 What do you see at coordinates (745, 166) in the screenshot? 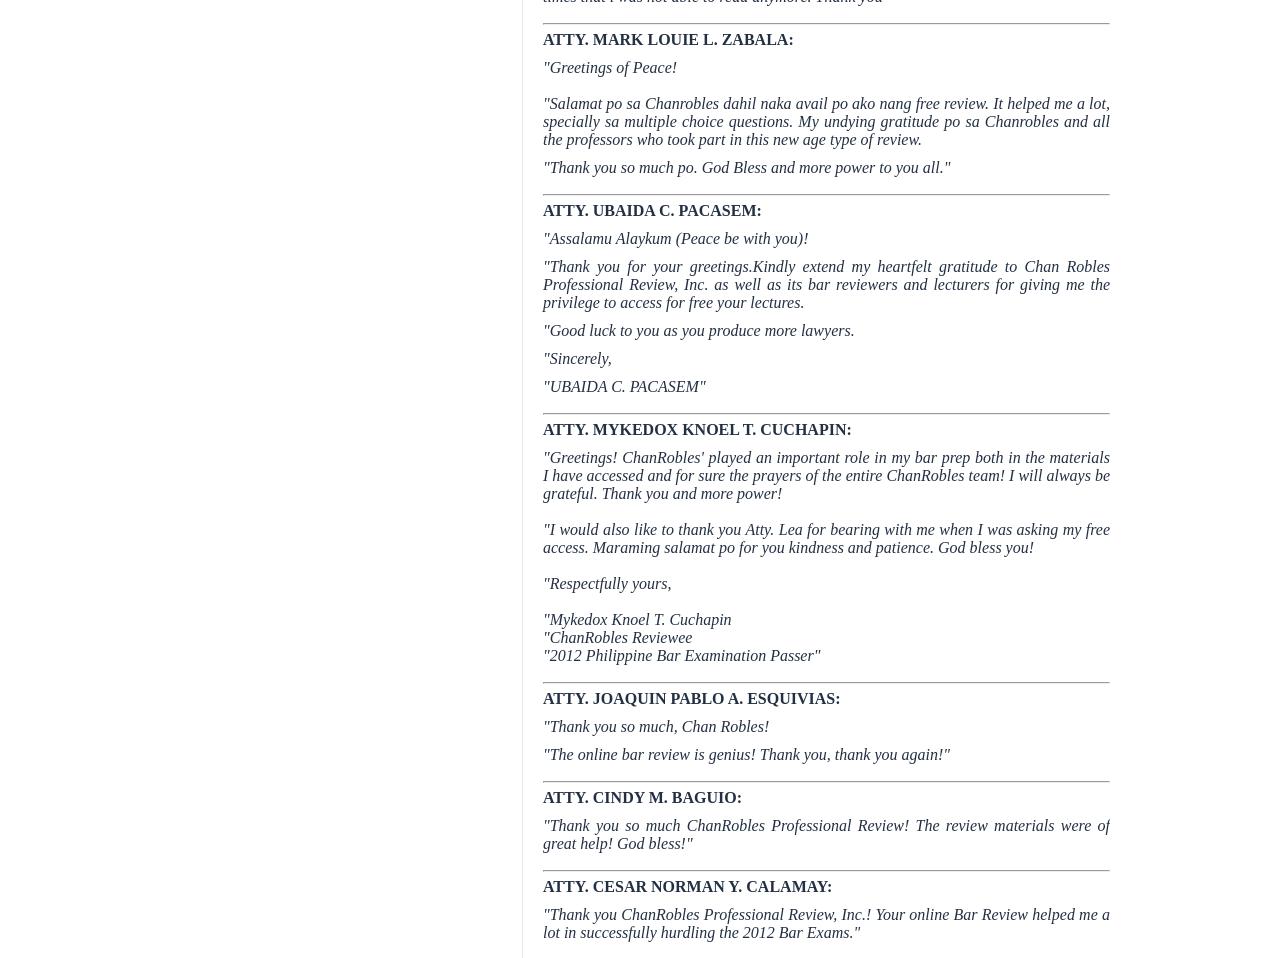
I see `'"Thank you so much po. God   Bless and more power to you all."'` at bounding box center [745, 166].